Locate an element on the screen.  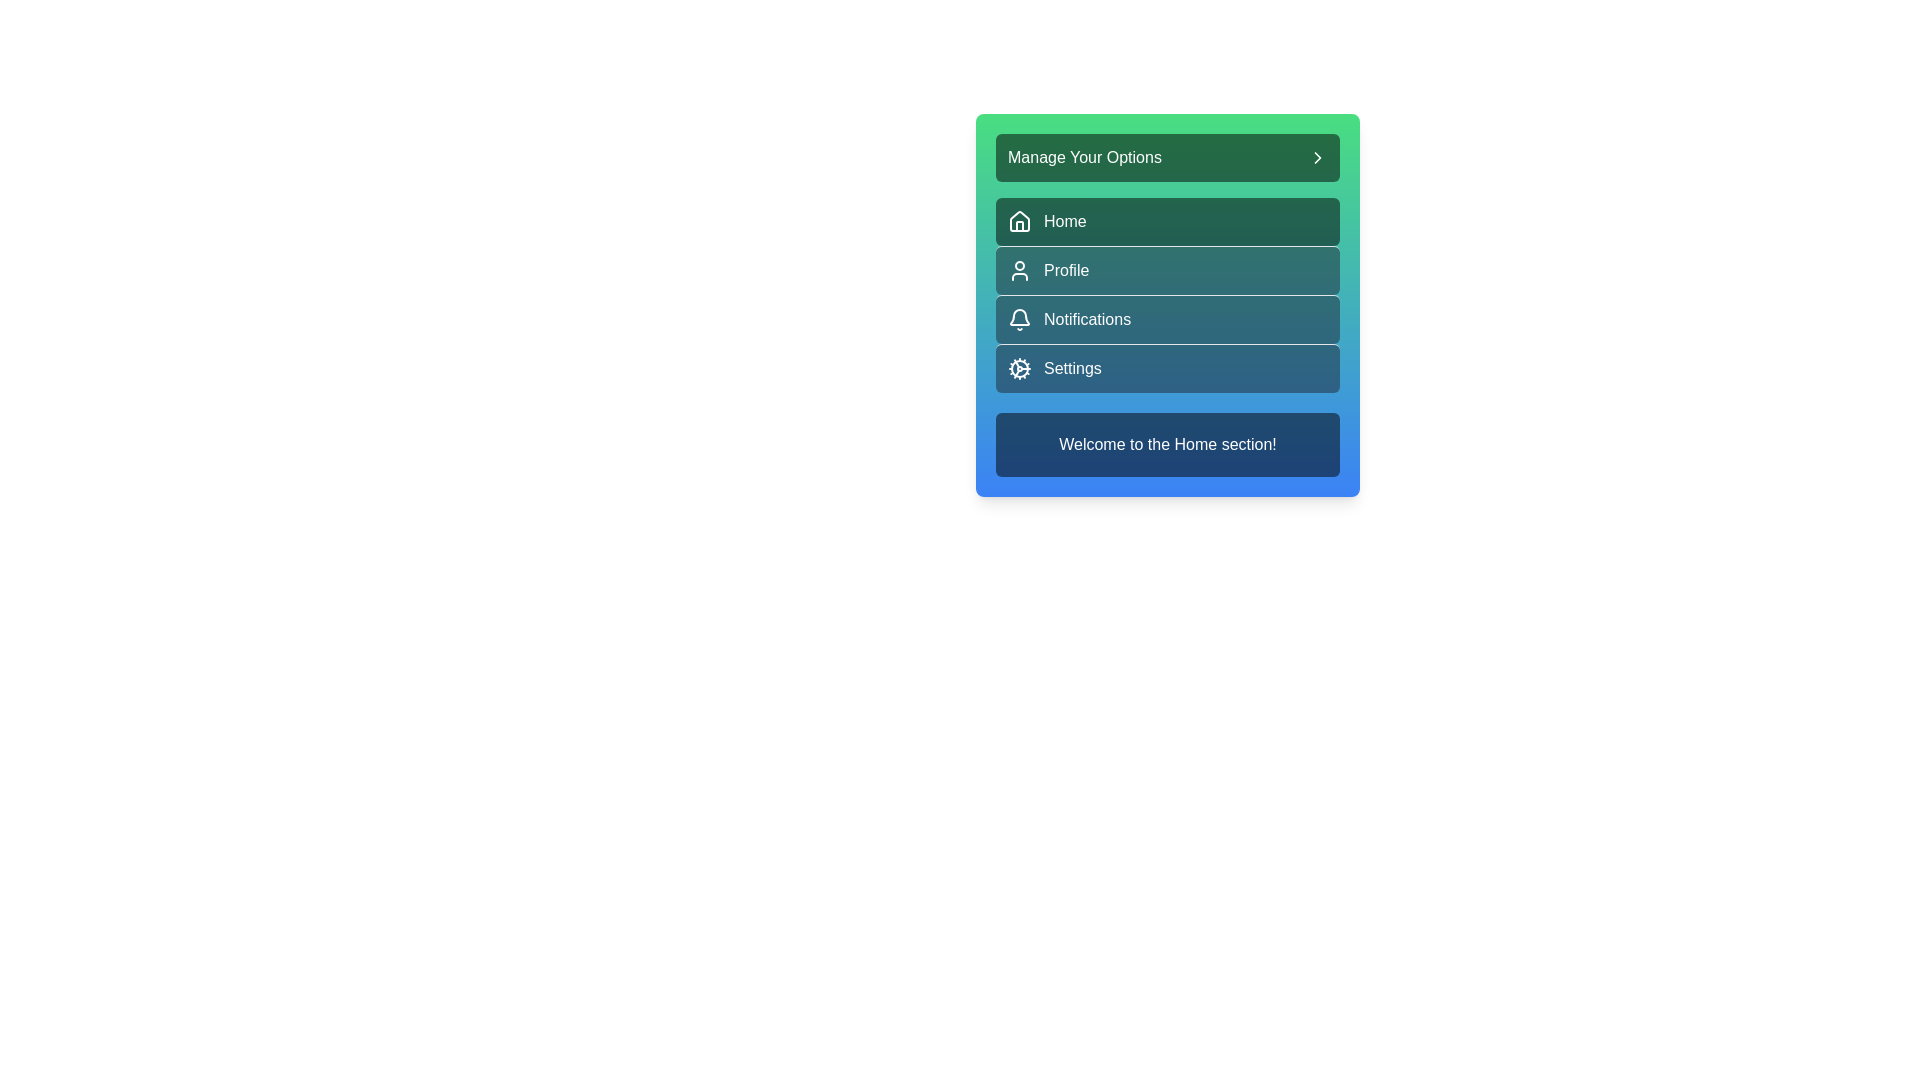
the Notifications menu item, which is the third option in a vertical list situated between 'Profile' and 'Settings' is located at coordinates (1167, 304).